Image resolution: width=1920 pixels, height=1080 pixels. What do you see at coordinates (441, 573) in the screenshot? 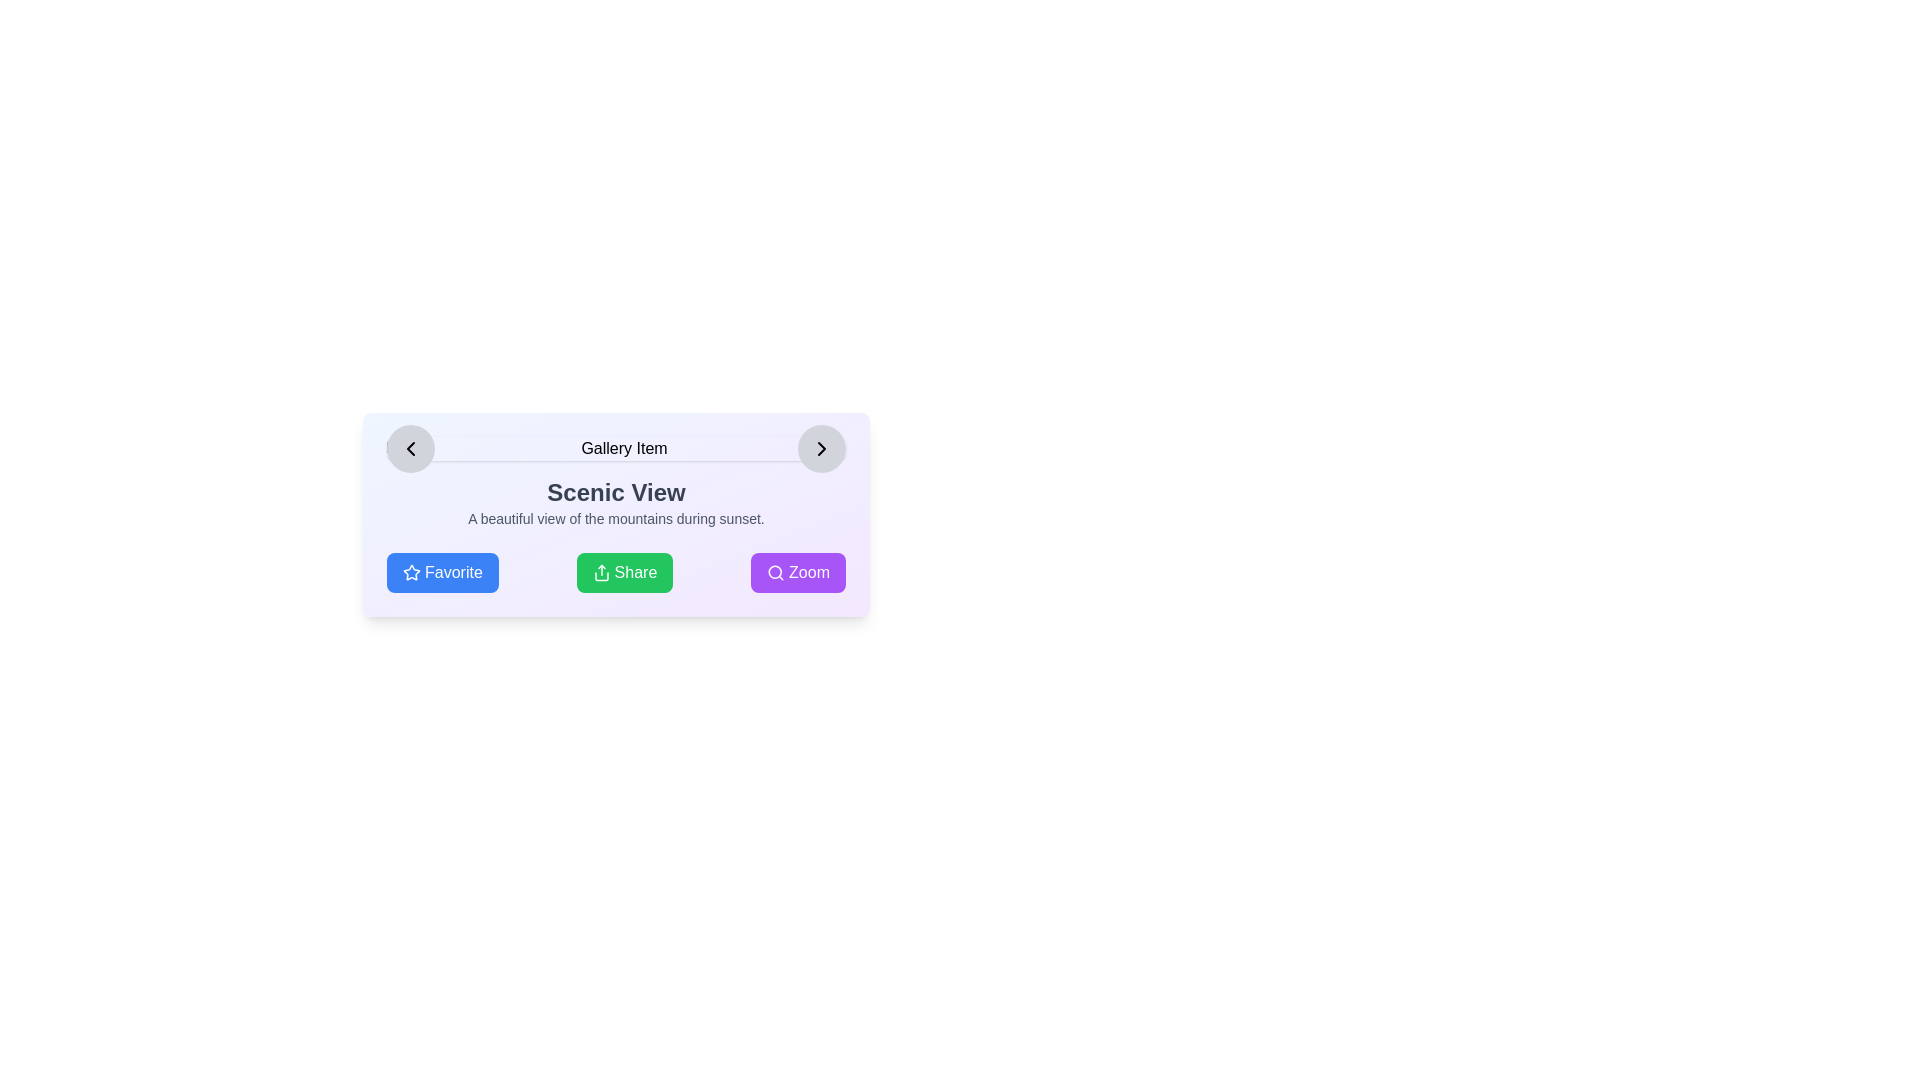
I see `the leftmost button in the horizontal arrangement of three buttons at the bottom of the 'Scenic View' section to mark the associated item as a favorite` at bounding box center [441, 573].